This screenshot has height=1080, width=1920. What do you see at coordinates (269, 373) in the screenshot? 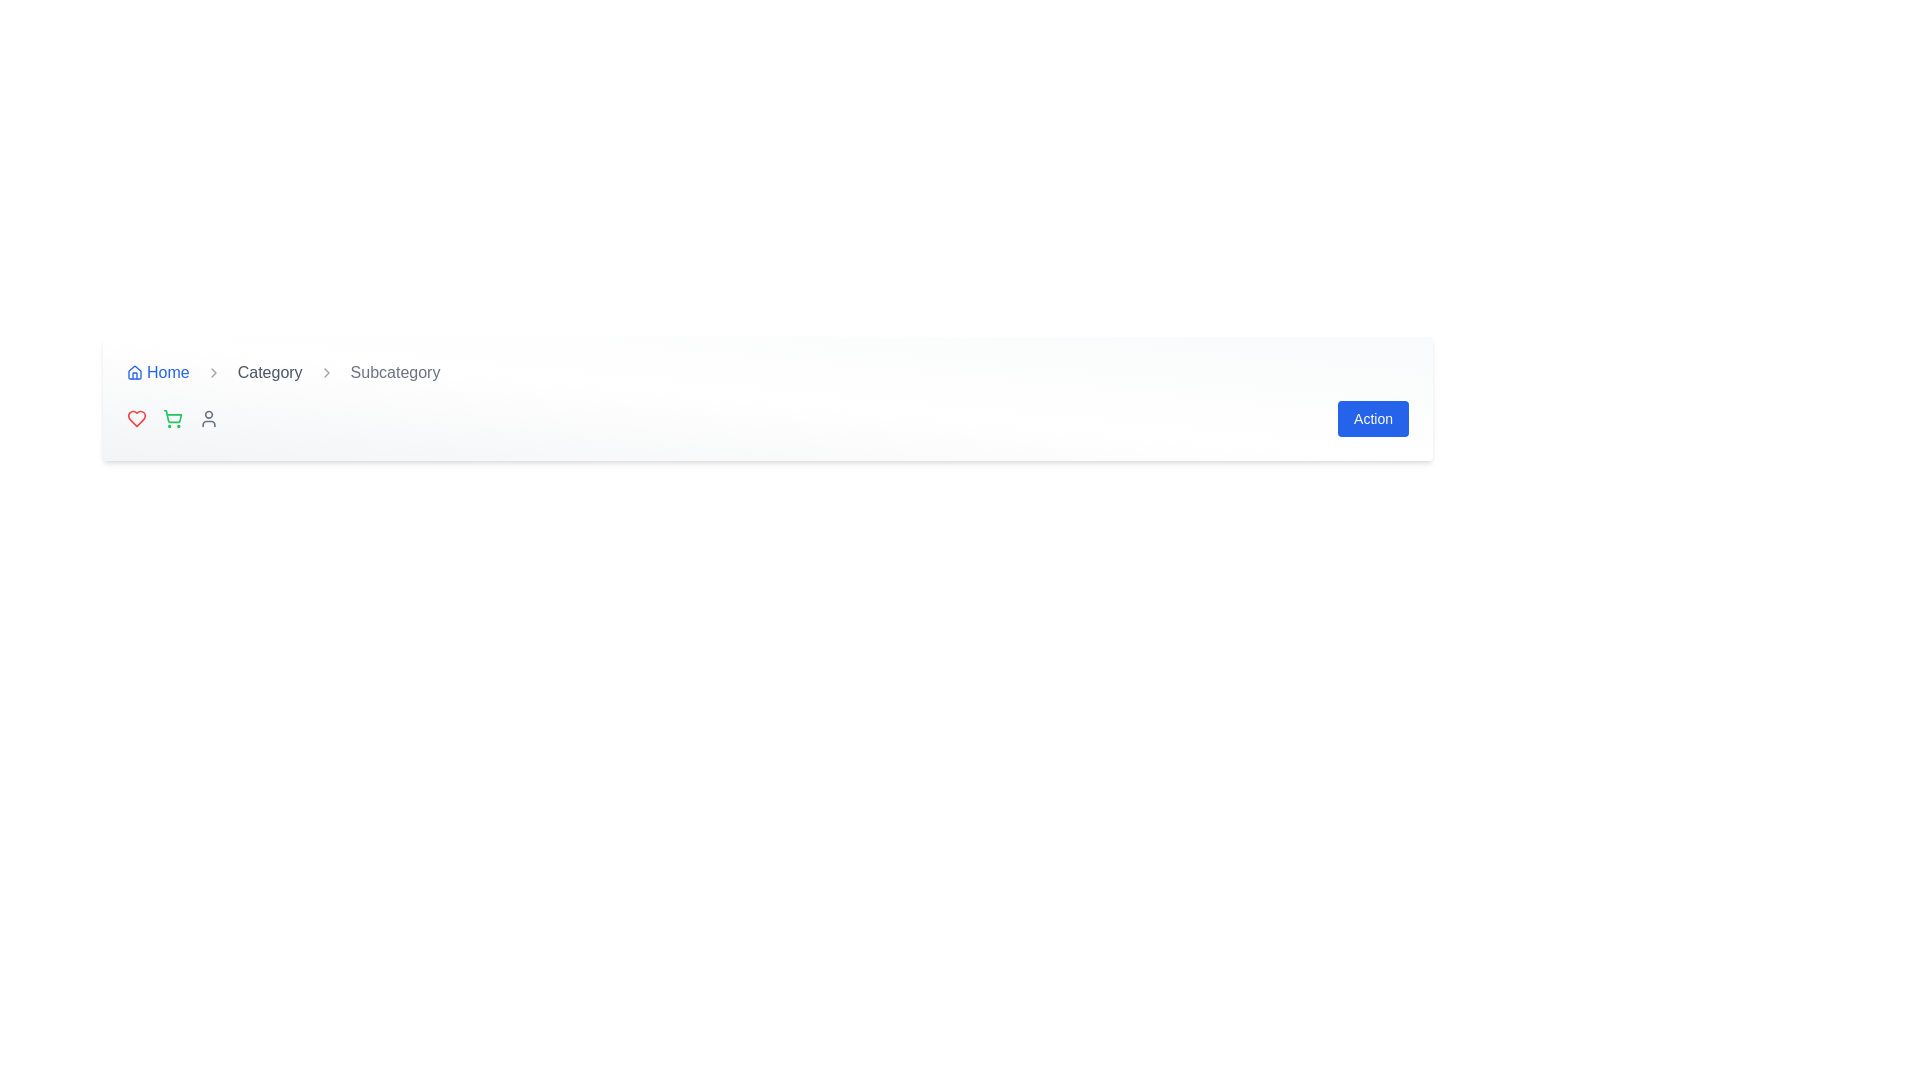
I see `the 'Category' hyperlink in the breadcrumb navigation bar` at bounding box center [269, 373].